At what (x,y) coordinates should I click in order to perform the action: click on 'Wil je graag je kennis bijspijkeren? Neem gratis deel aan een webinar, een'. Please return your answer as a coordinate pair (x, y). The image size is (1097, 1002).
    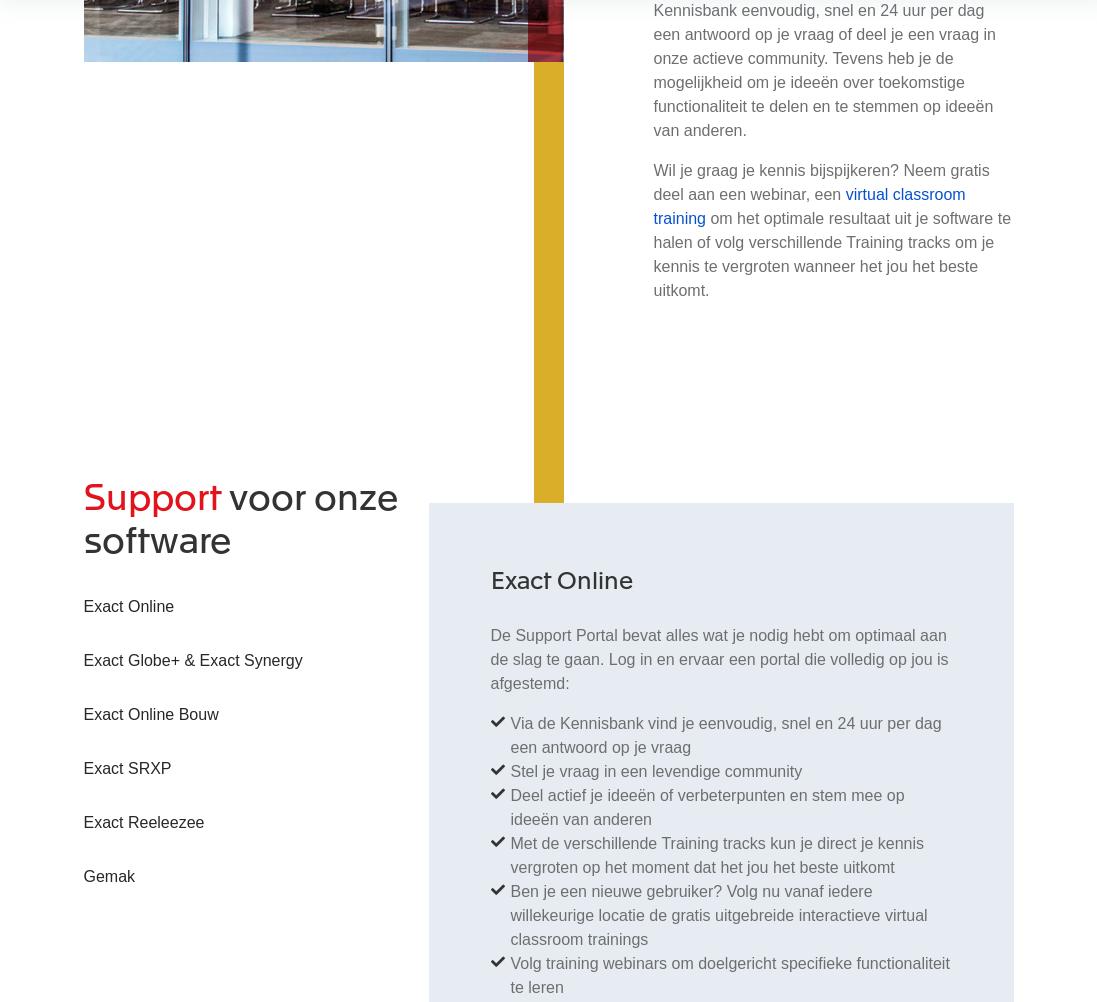
    Looking at the image, I should click on (820, 182).